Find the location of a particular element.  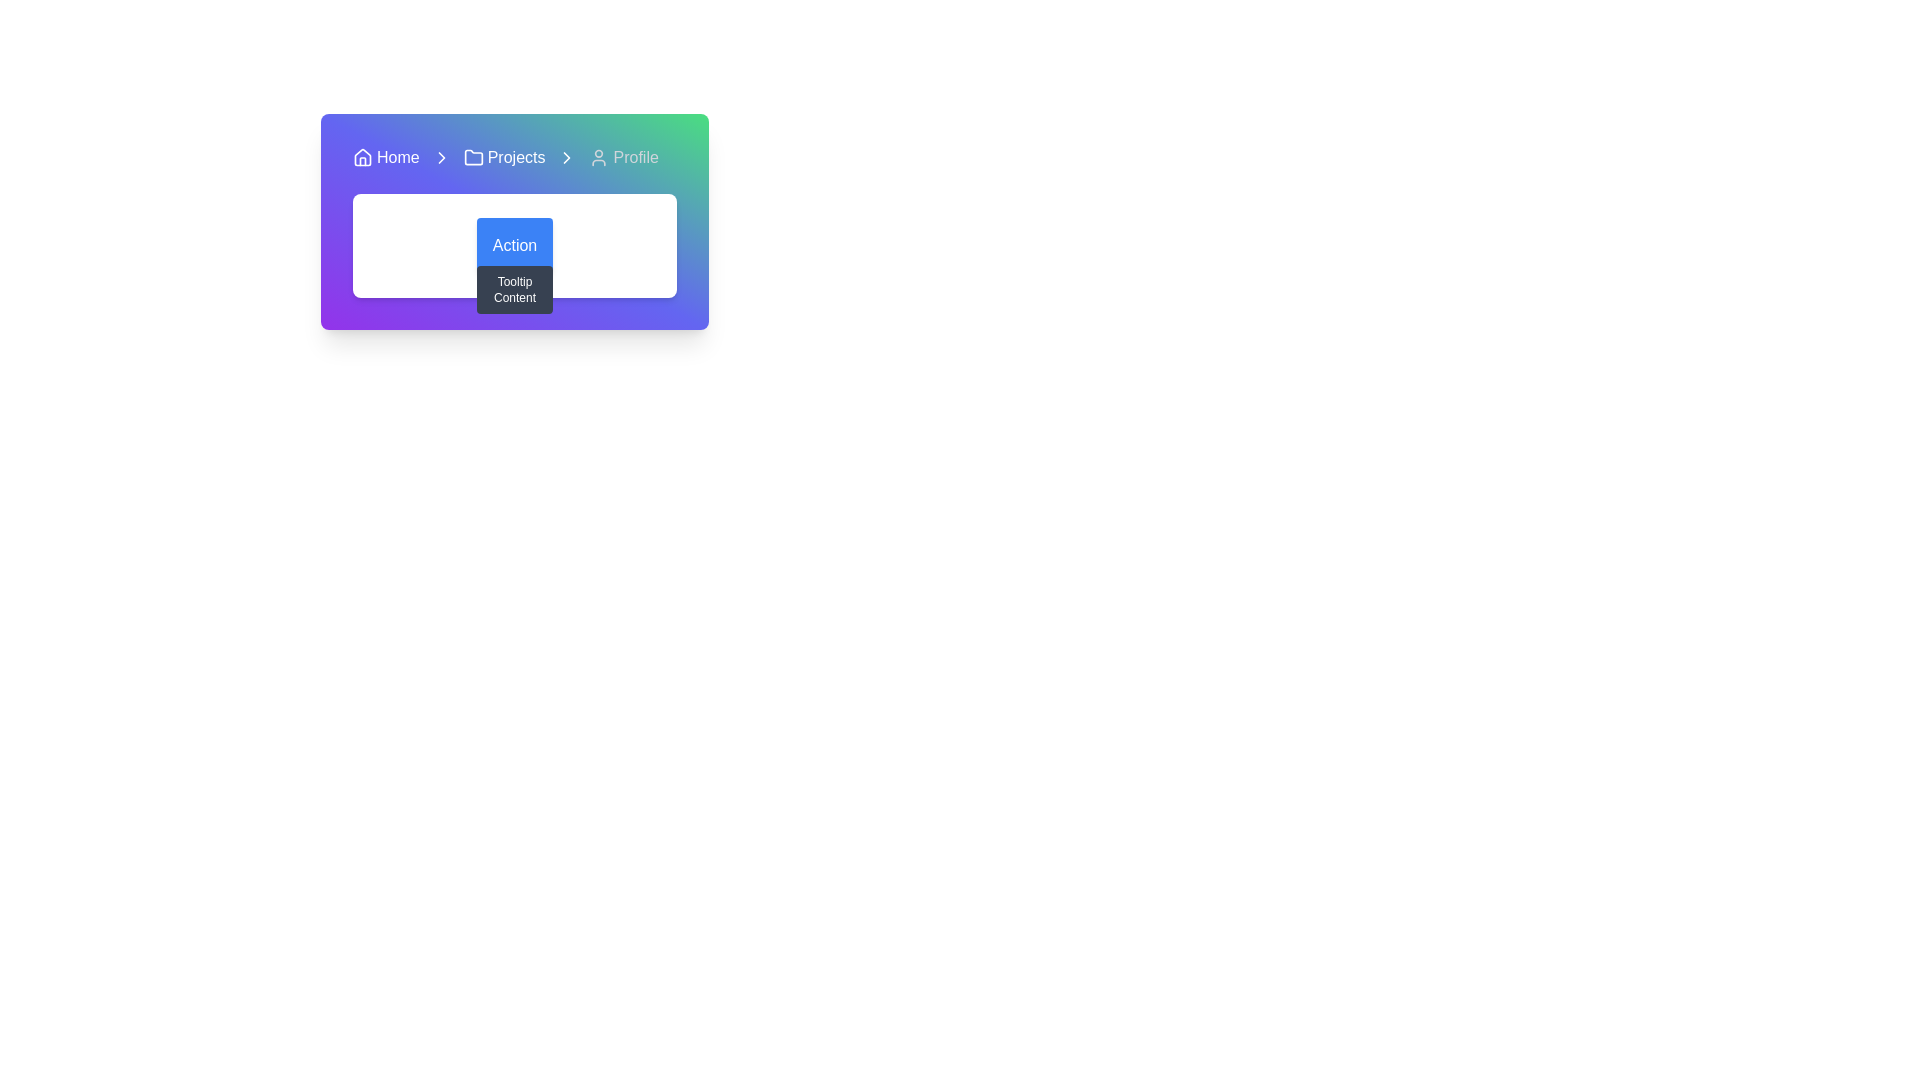

the second icon in the navigation bar, located between the 'Home' and 'Projects' text elements, which serves as a visual separator in the interface is located at coordinates (440, 157).